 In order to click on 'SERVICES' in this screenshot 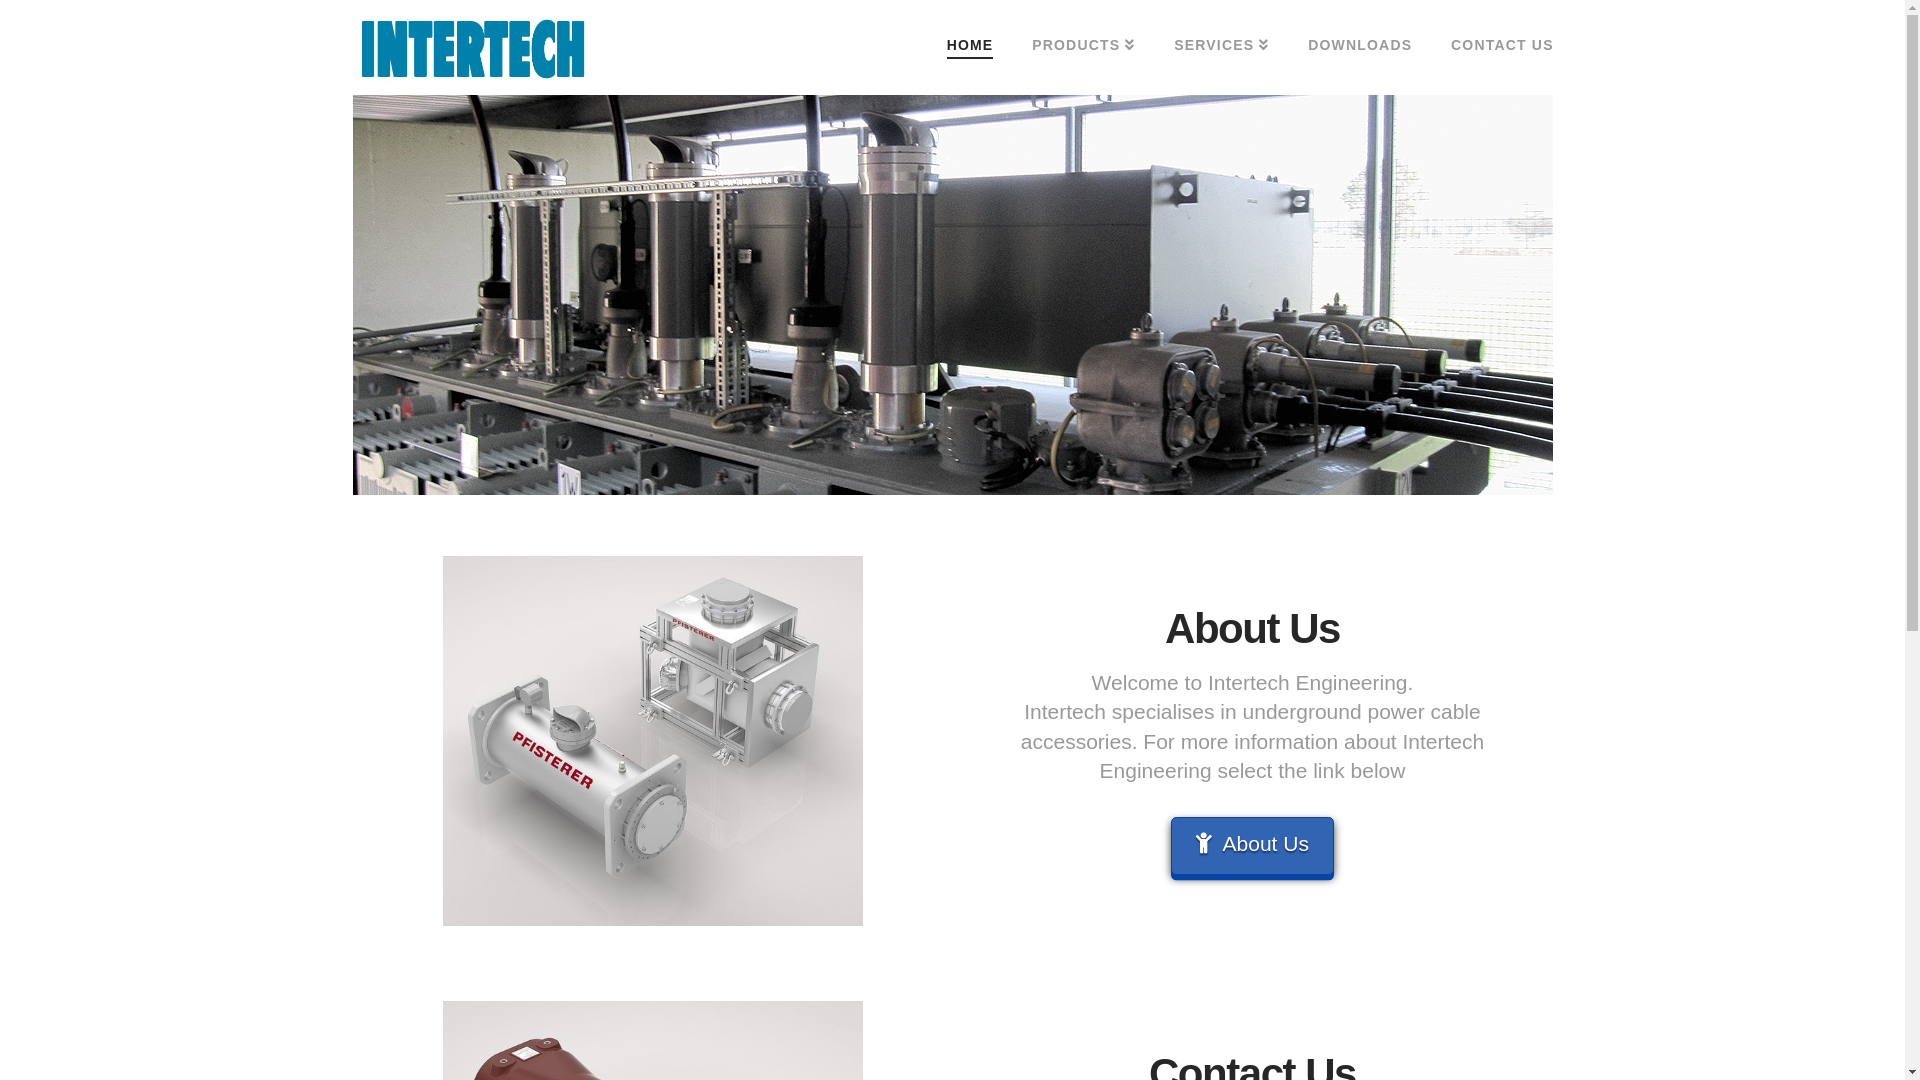, I will do `click(1219, 45)`.